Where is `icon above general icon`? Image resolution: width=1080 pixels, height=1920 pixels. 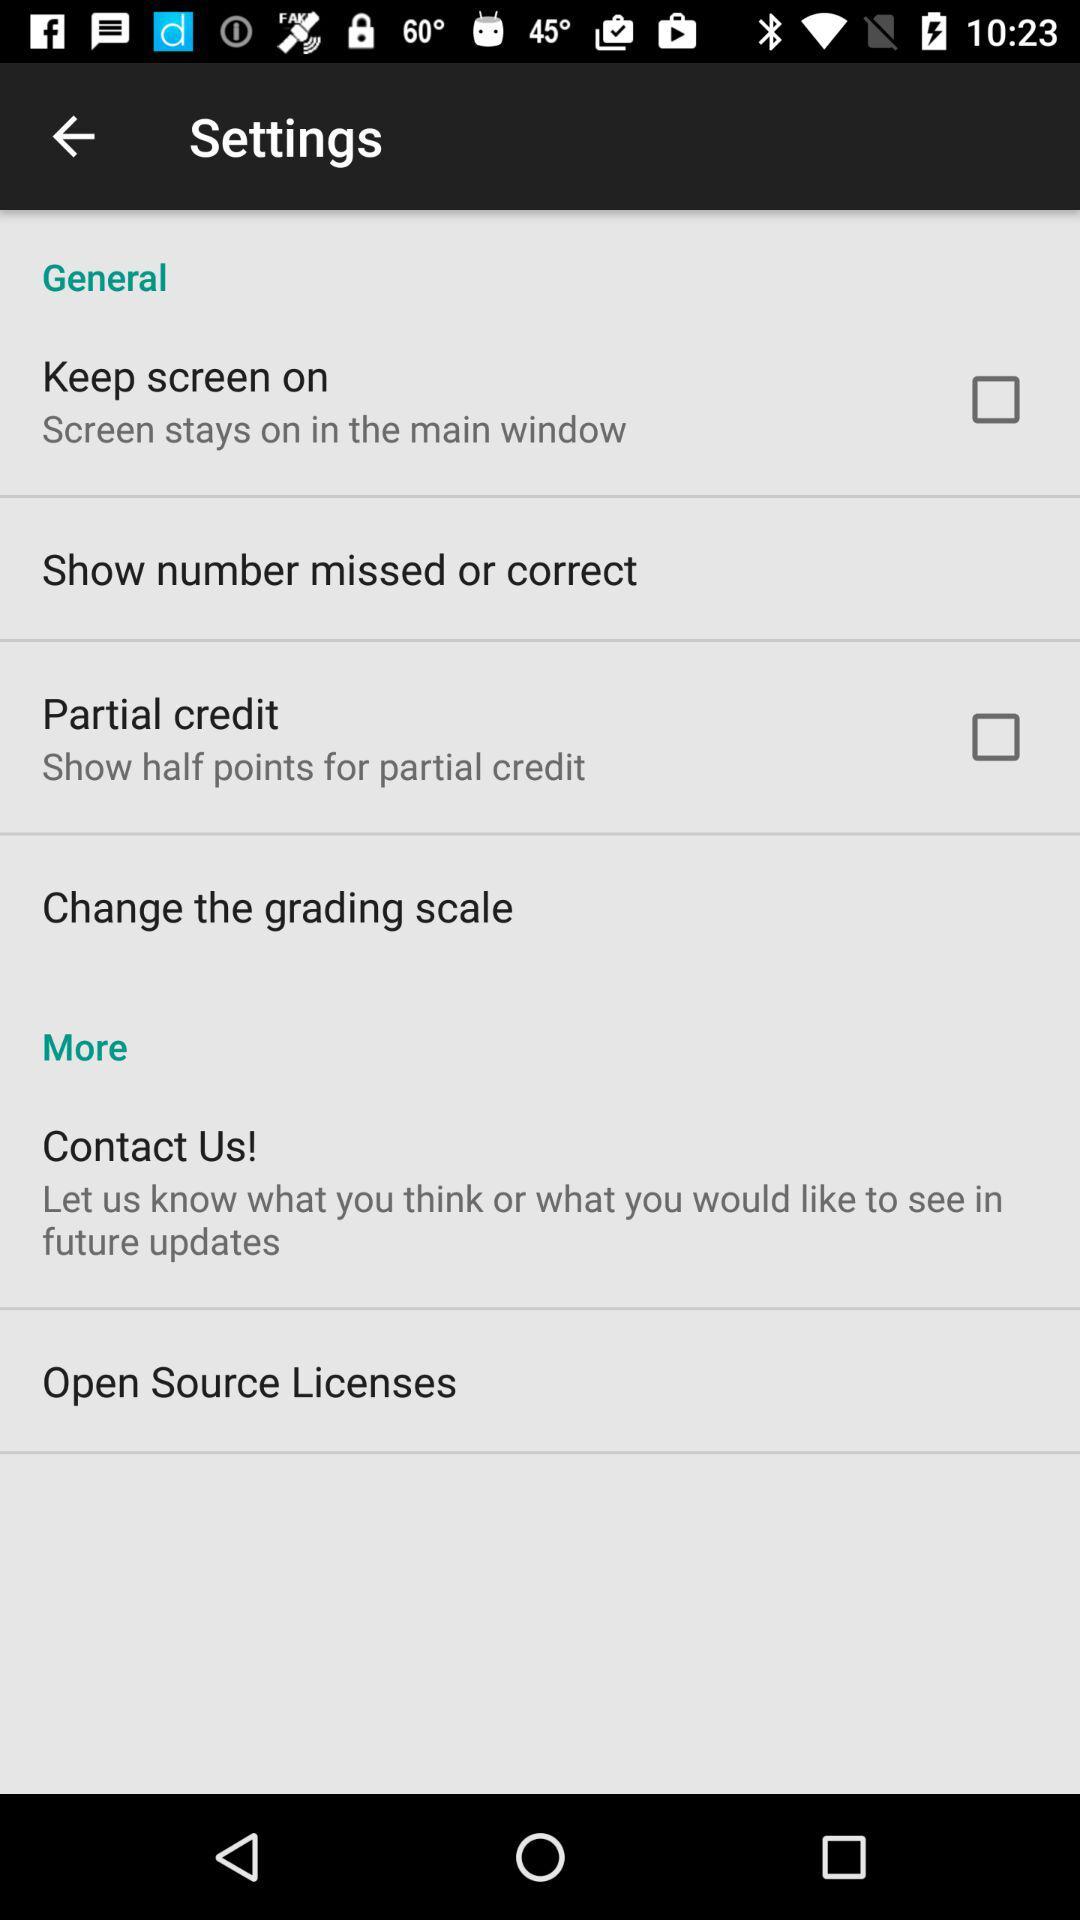 icon above general icon is located at coordinates (72, 135).